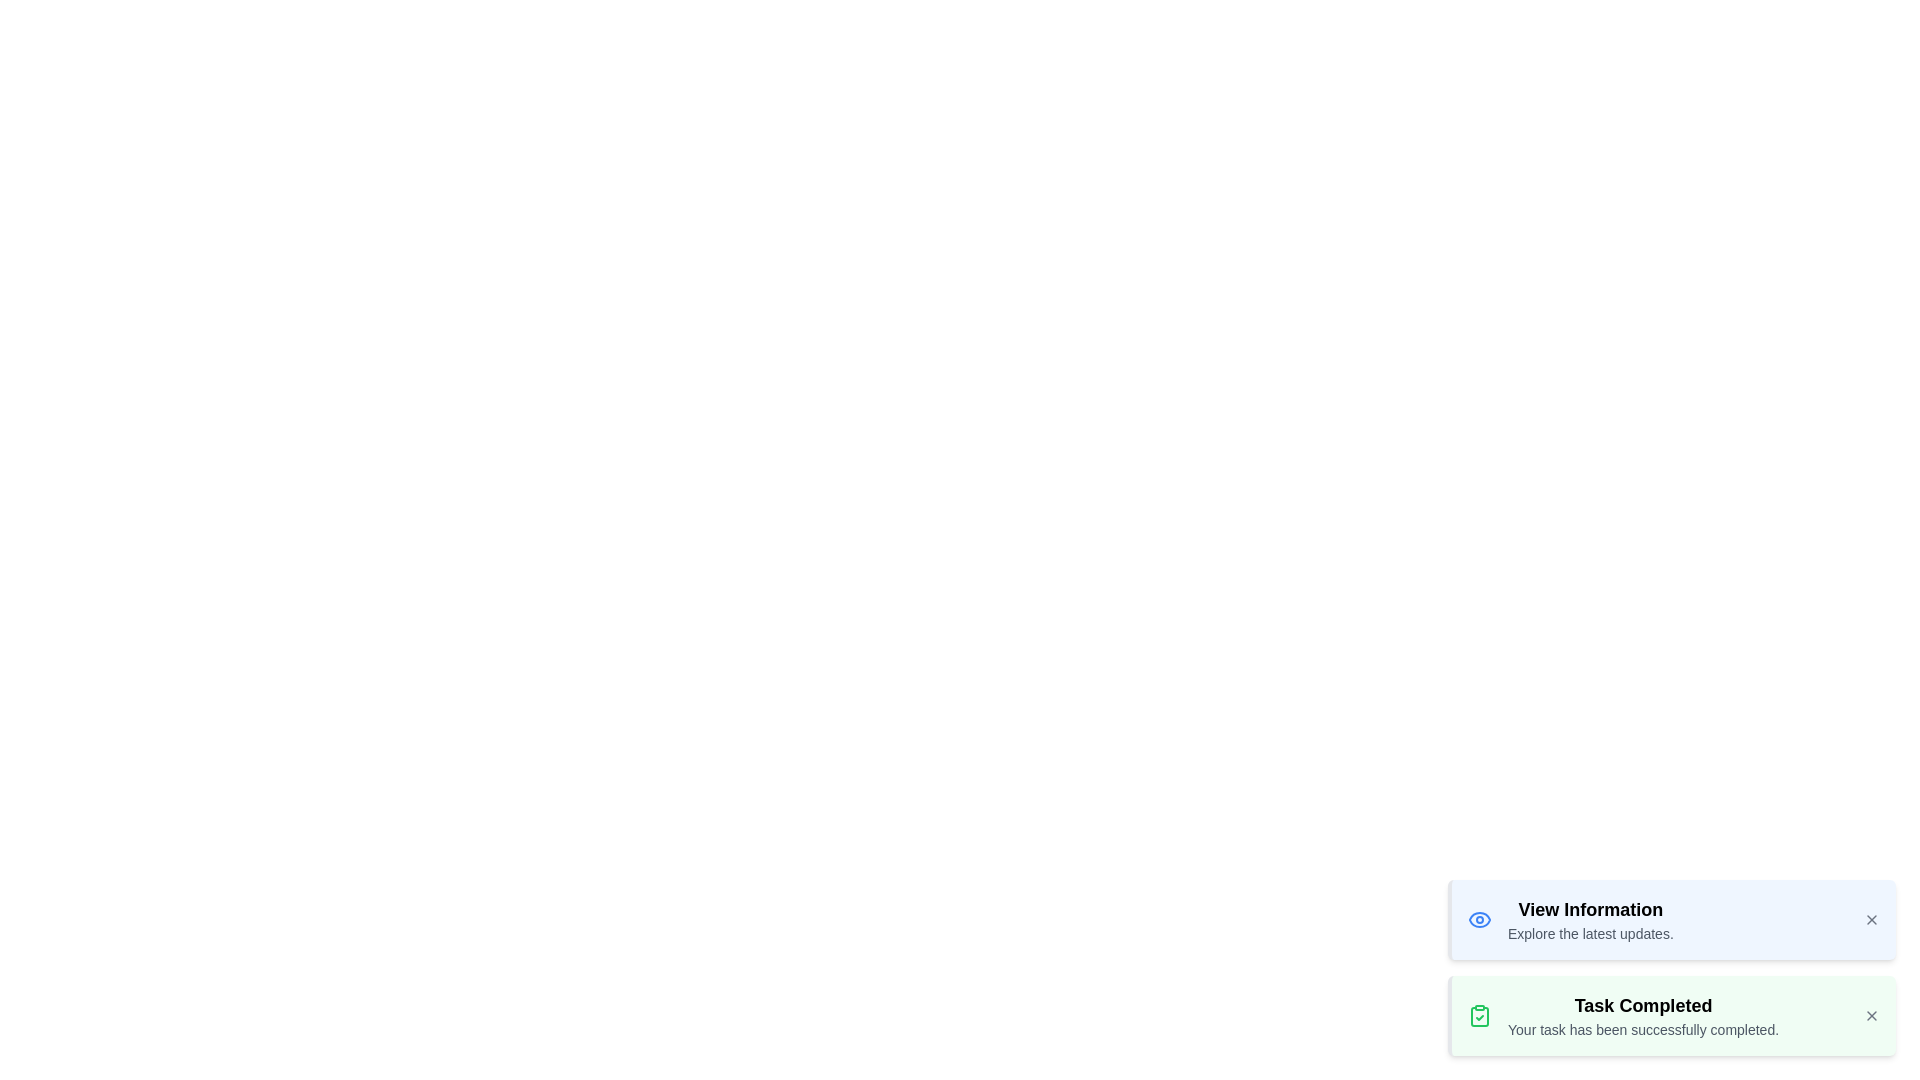 Image resolution: width=1920 pixels, height=1080 pixels. Describe the element at coordinates (1588, 920) in the screenshot. I see `the notification message text for inspection` at that location.